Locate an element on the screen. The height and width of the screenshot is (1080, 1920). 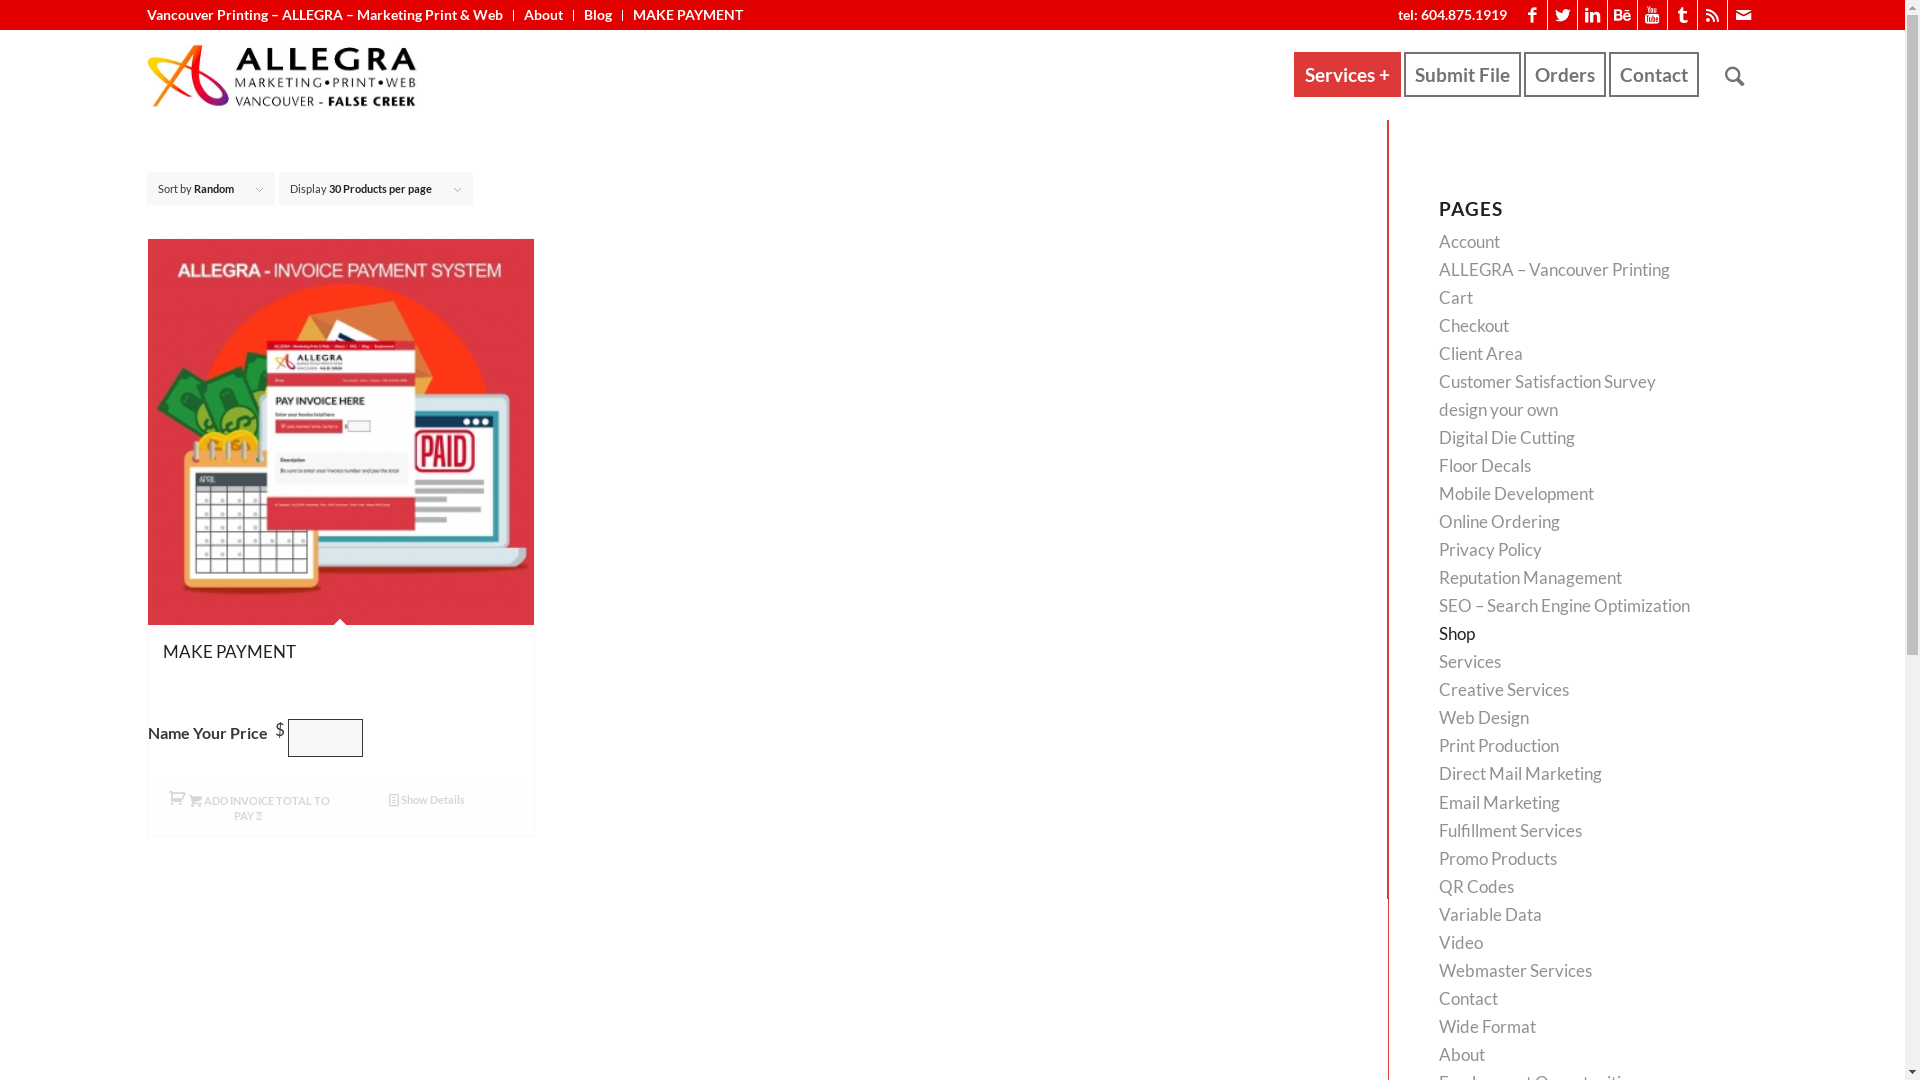
'Facebook' is located at coordinates (1531, 15).